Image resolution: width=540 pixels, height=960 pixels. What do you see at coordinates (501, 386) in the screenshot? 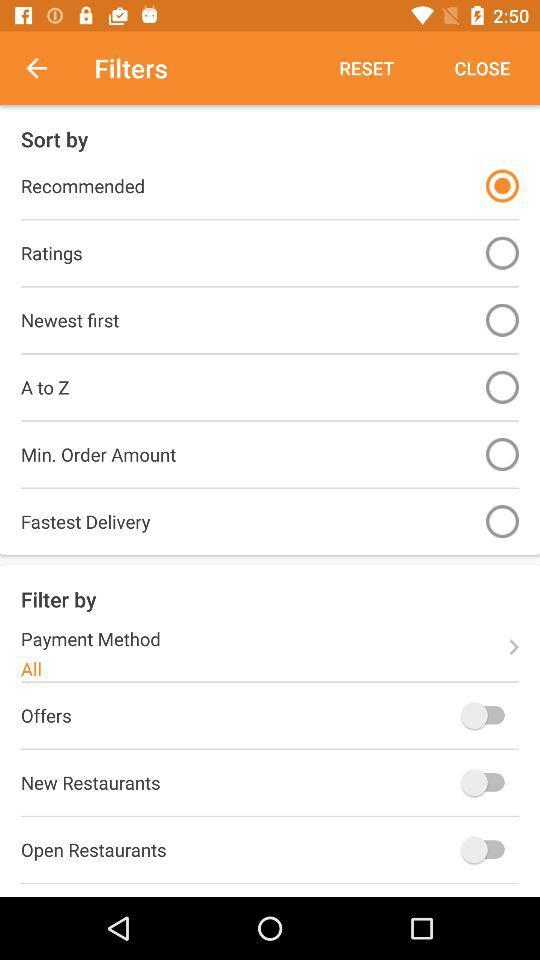
I see `the icon to the right of the a to z icon` at bounding box center [501, 386].